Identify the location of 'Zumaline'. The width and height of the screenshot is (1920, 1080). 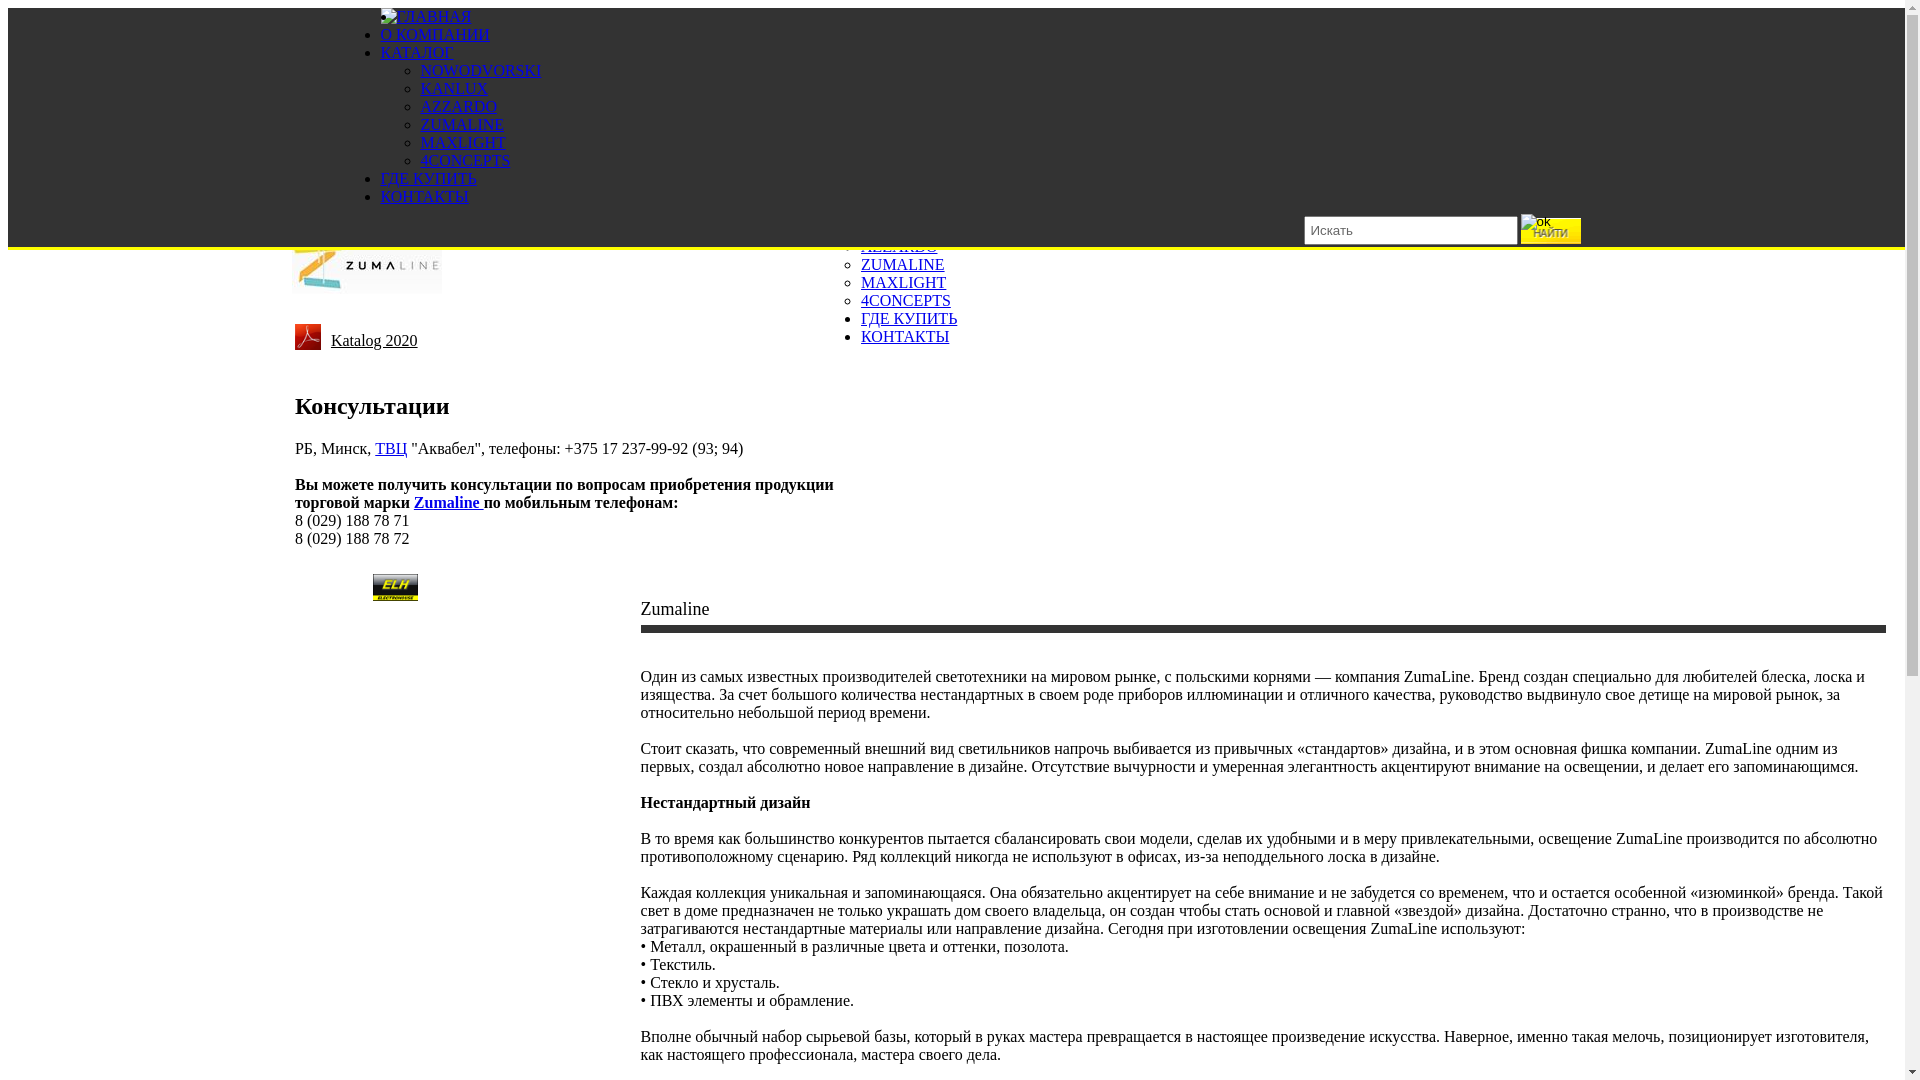
(448, 501).